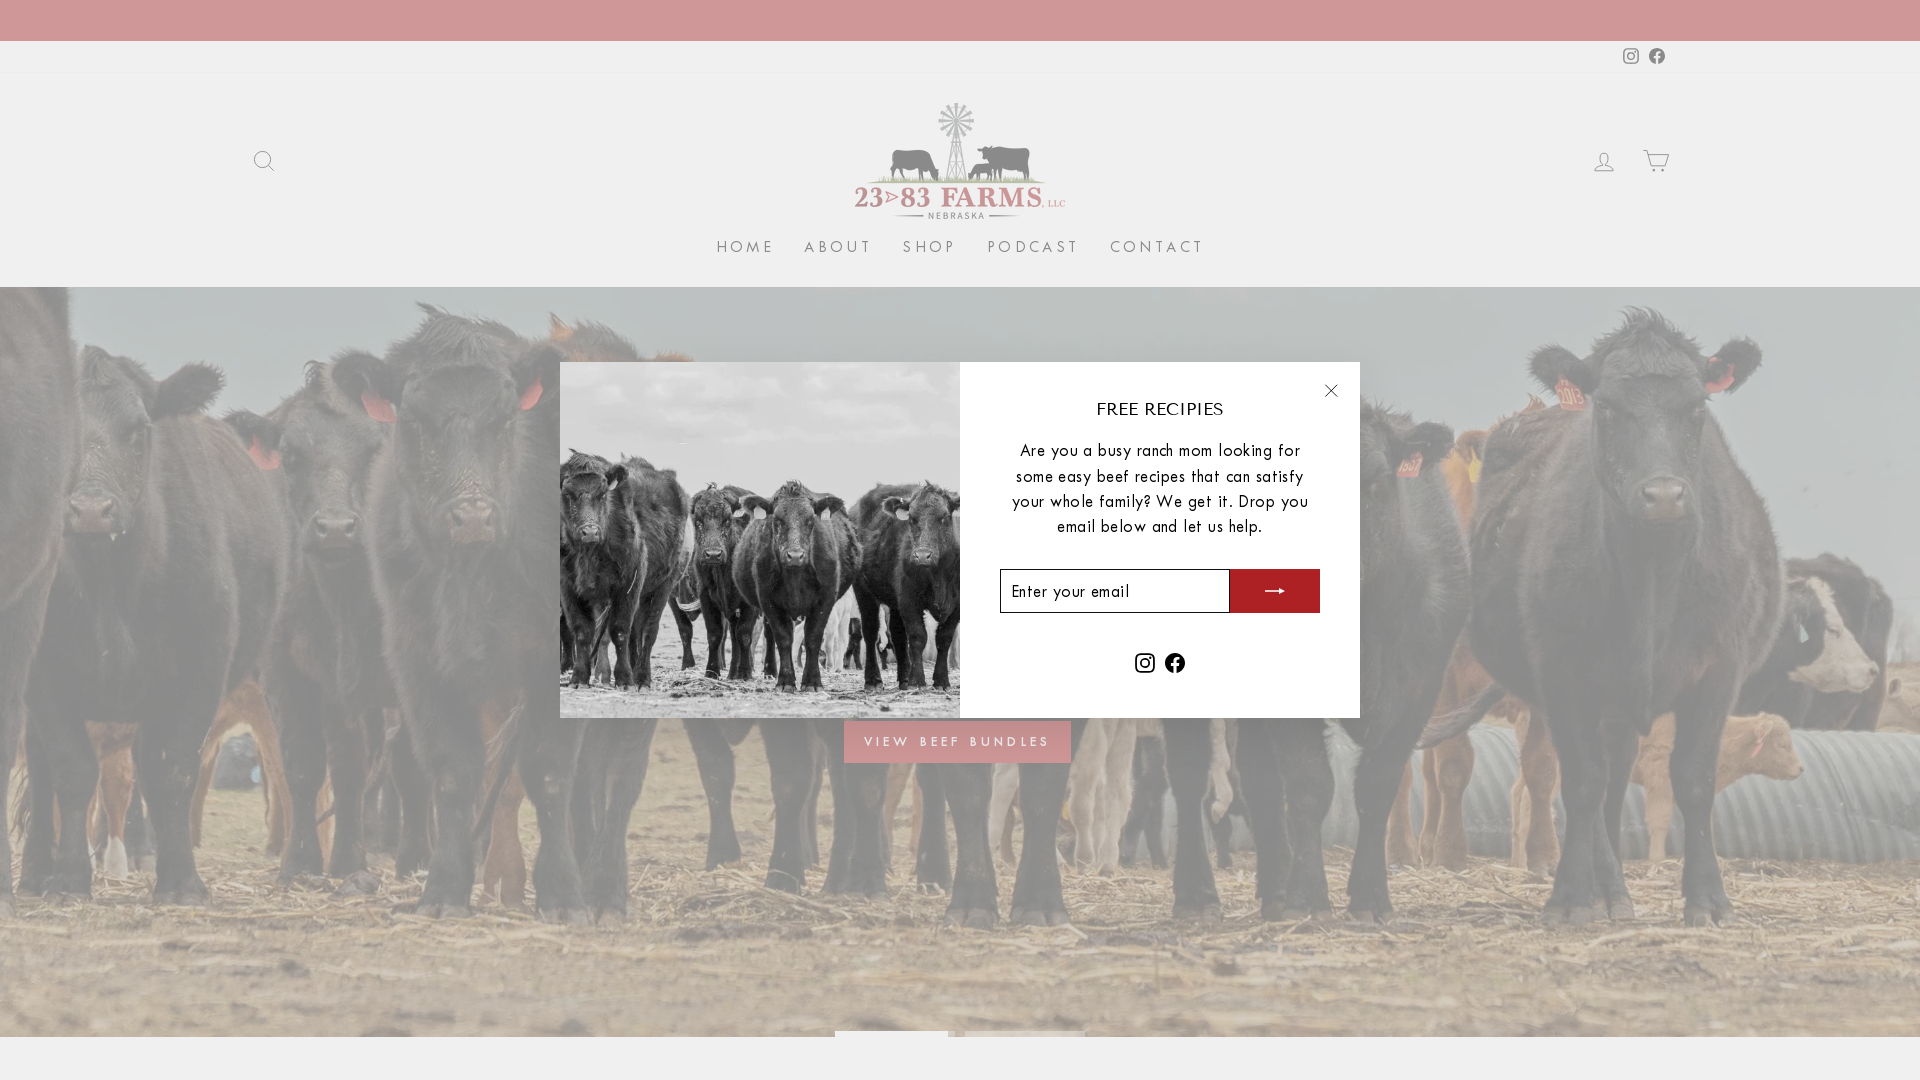 The width and height of the screenshot is (1920, 1080). Describe the element at coordinates (1157, 246) in the screenshot. I see `'CONTACT'` at that location.